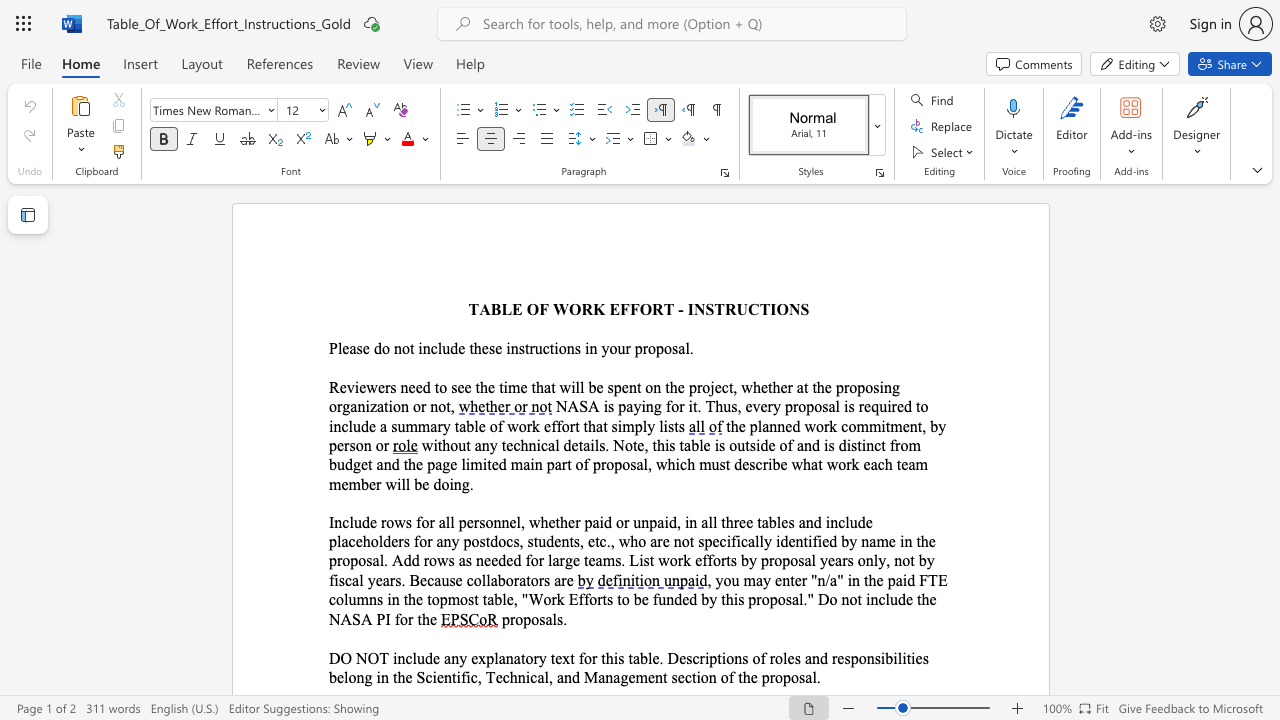  I want to click on the subset text "LE OF WOR" within the text "TABLE OF WORK EFFORT - INSTRUCTIONS", so click(501, 309).